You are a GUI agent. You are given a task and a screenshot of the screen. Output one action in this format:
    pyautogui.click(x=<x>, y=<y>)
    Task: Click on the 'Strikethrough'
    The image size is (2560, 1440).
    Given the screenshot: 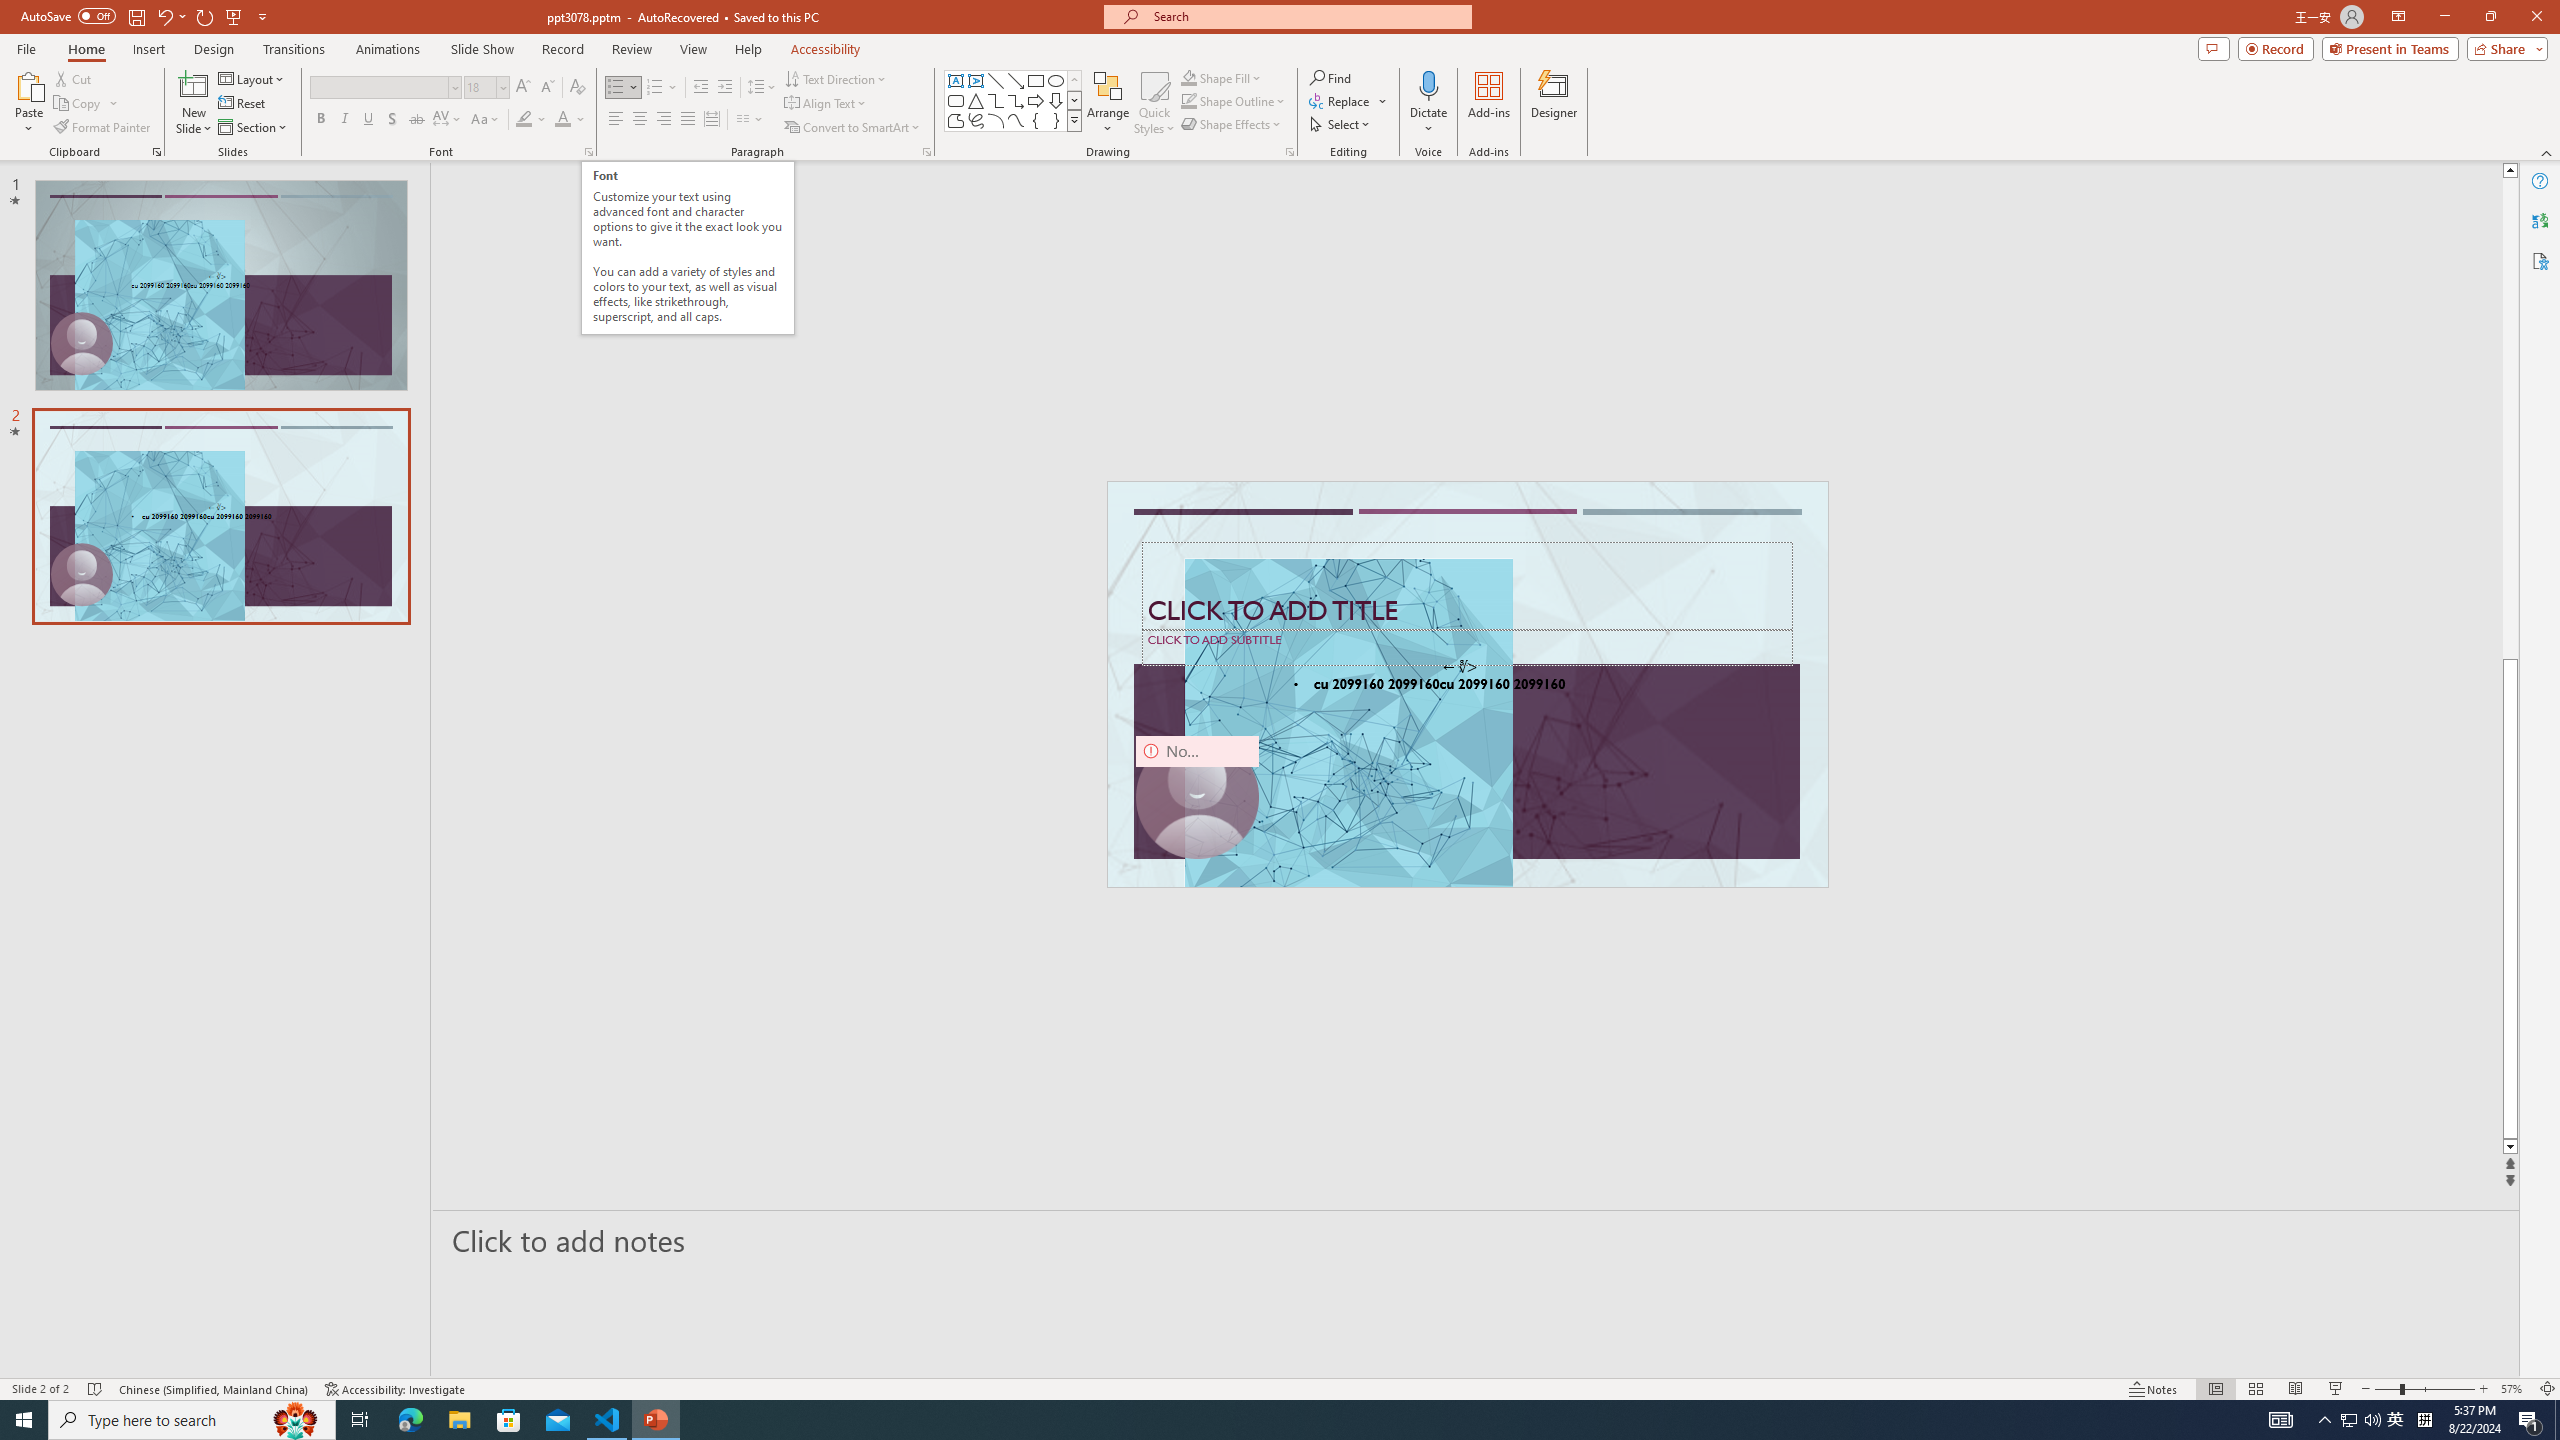 What is the action you would take?
    pyautogui.click(x=416, y=118)
    